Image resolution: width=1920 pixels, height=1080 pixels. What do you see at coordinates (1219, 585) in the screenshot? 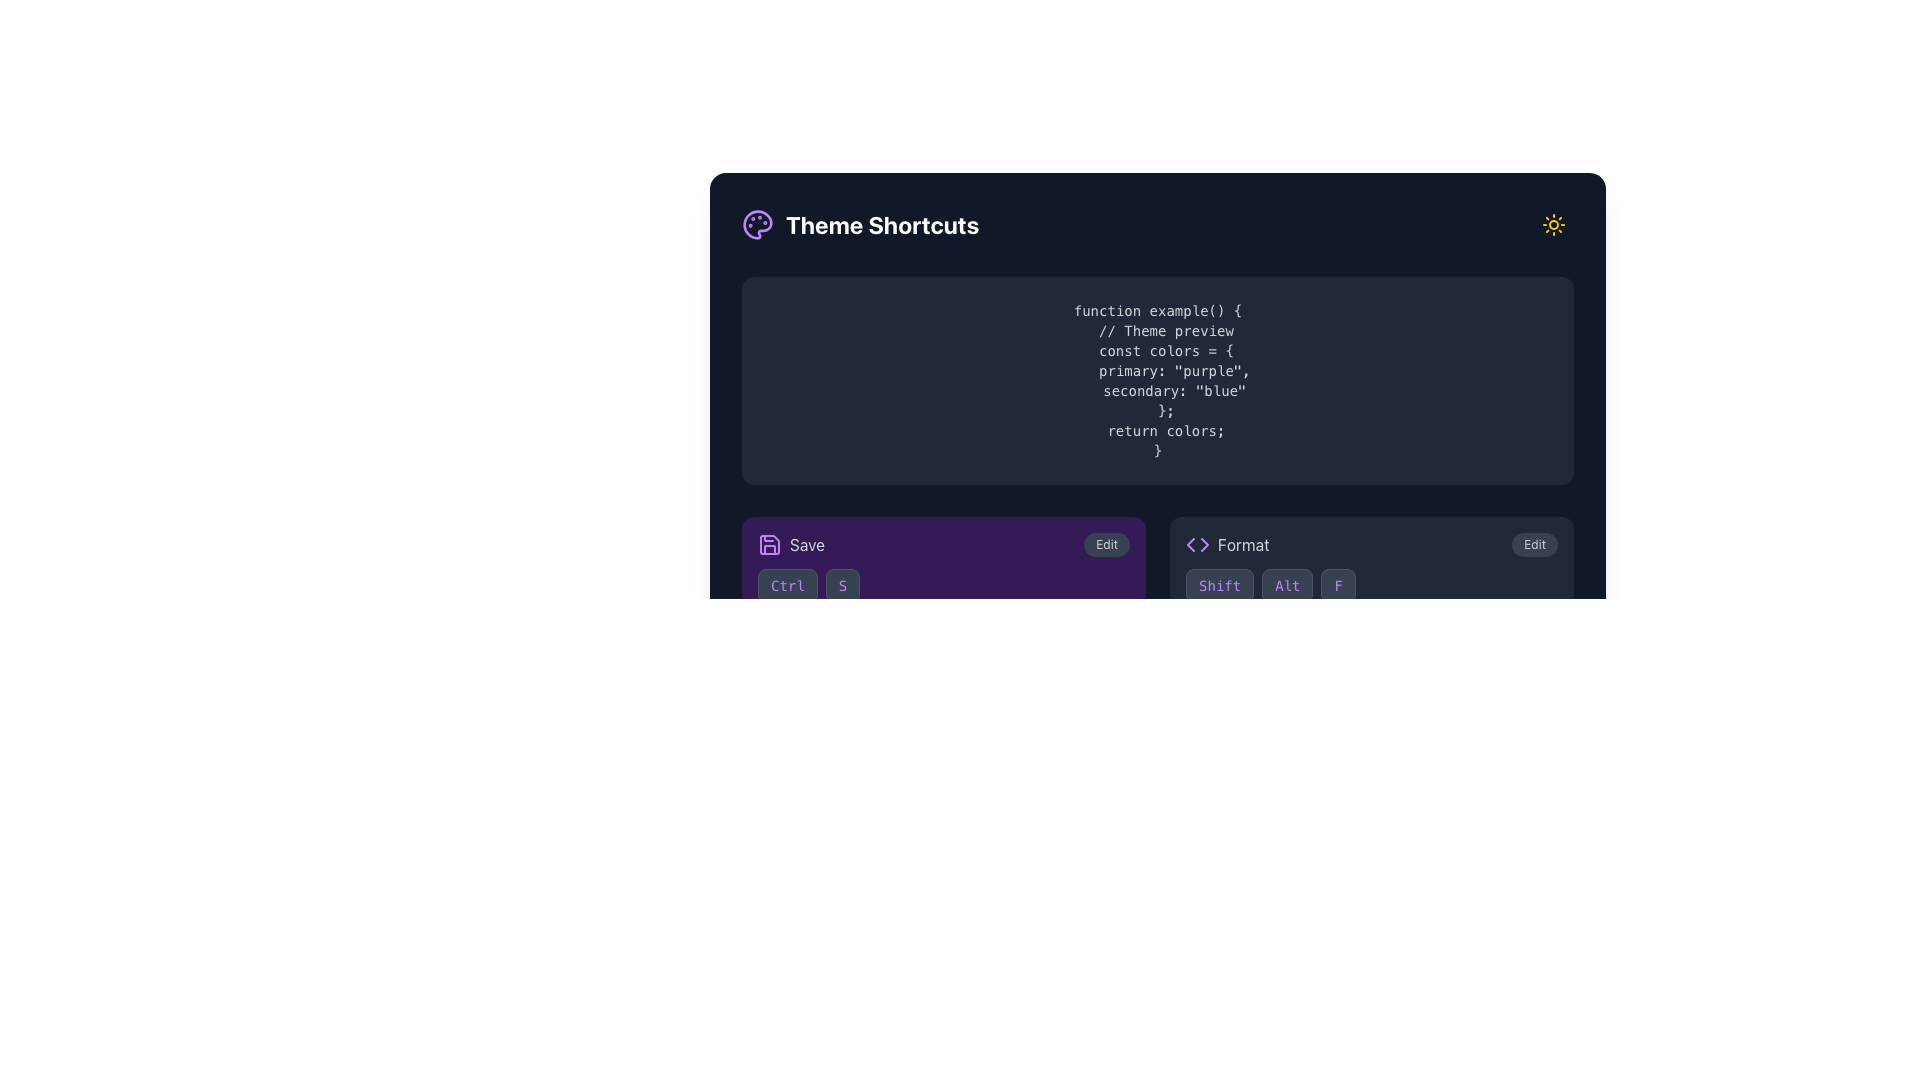
I see `the static label representing the 'Shift' key, which is styled as a button and is the first in a group of three elements near the bottom right of the interface` at bounding box center [1219, 585].